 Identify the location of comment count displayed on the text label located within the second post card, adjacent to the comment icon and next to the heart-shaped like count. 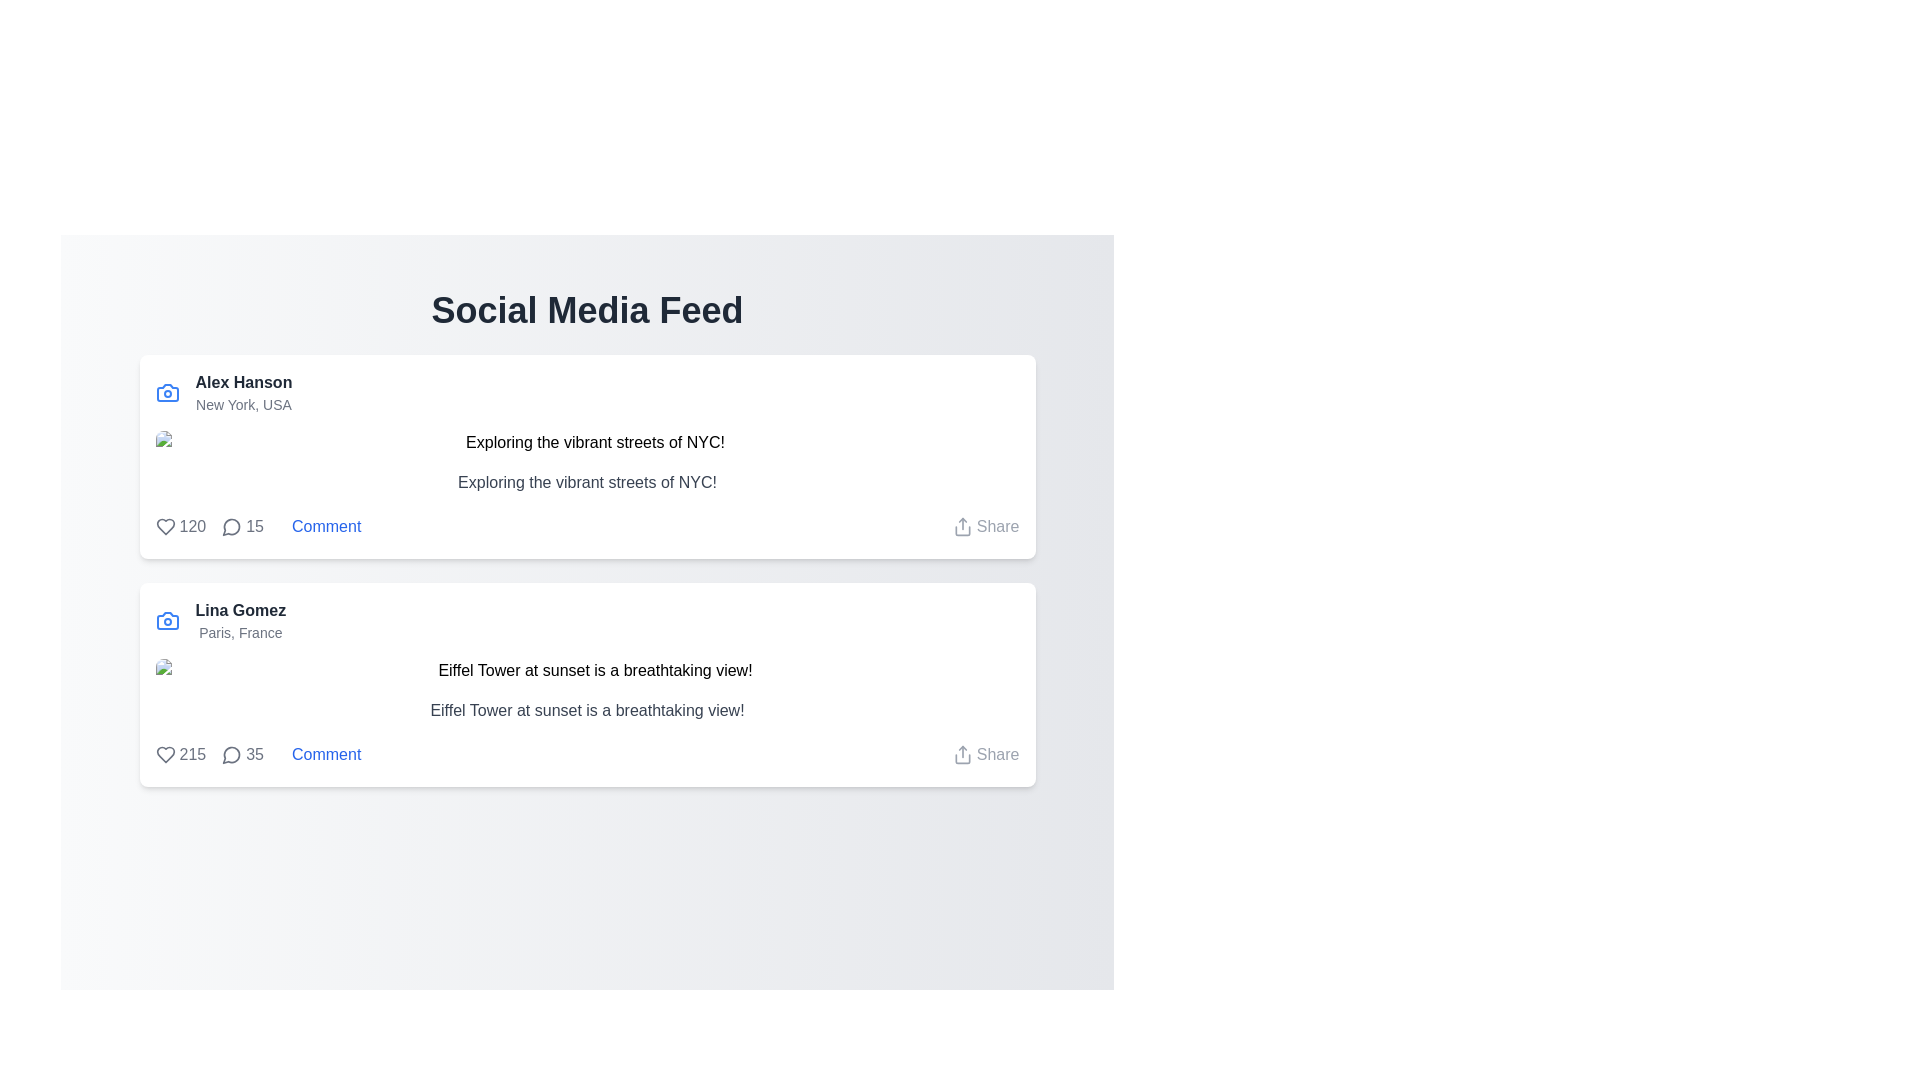
(242, 755).